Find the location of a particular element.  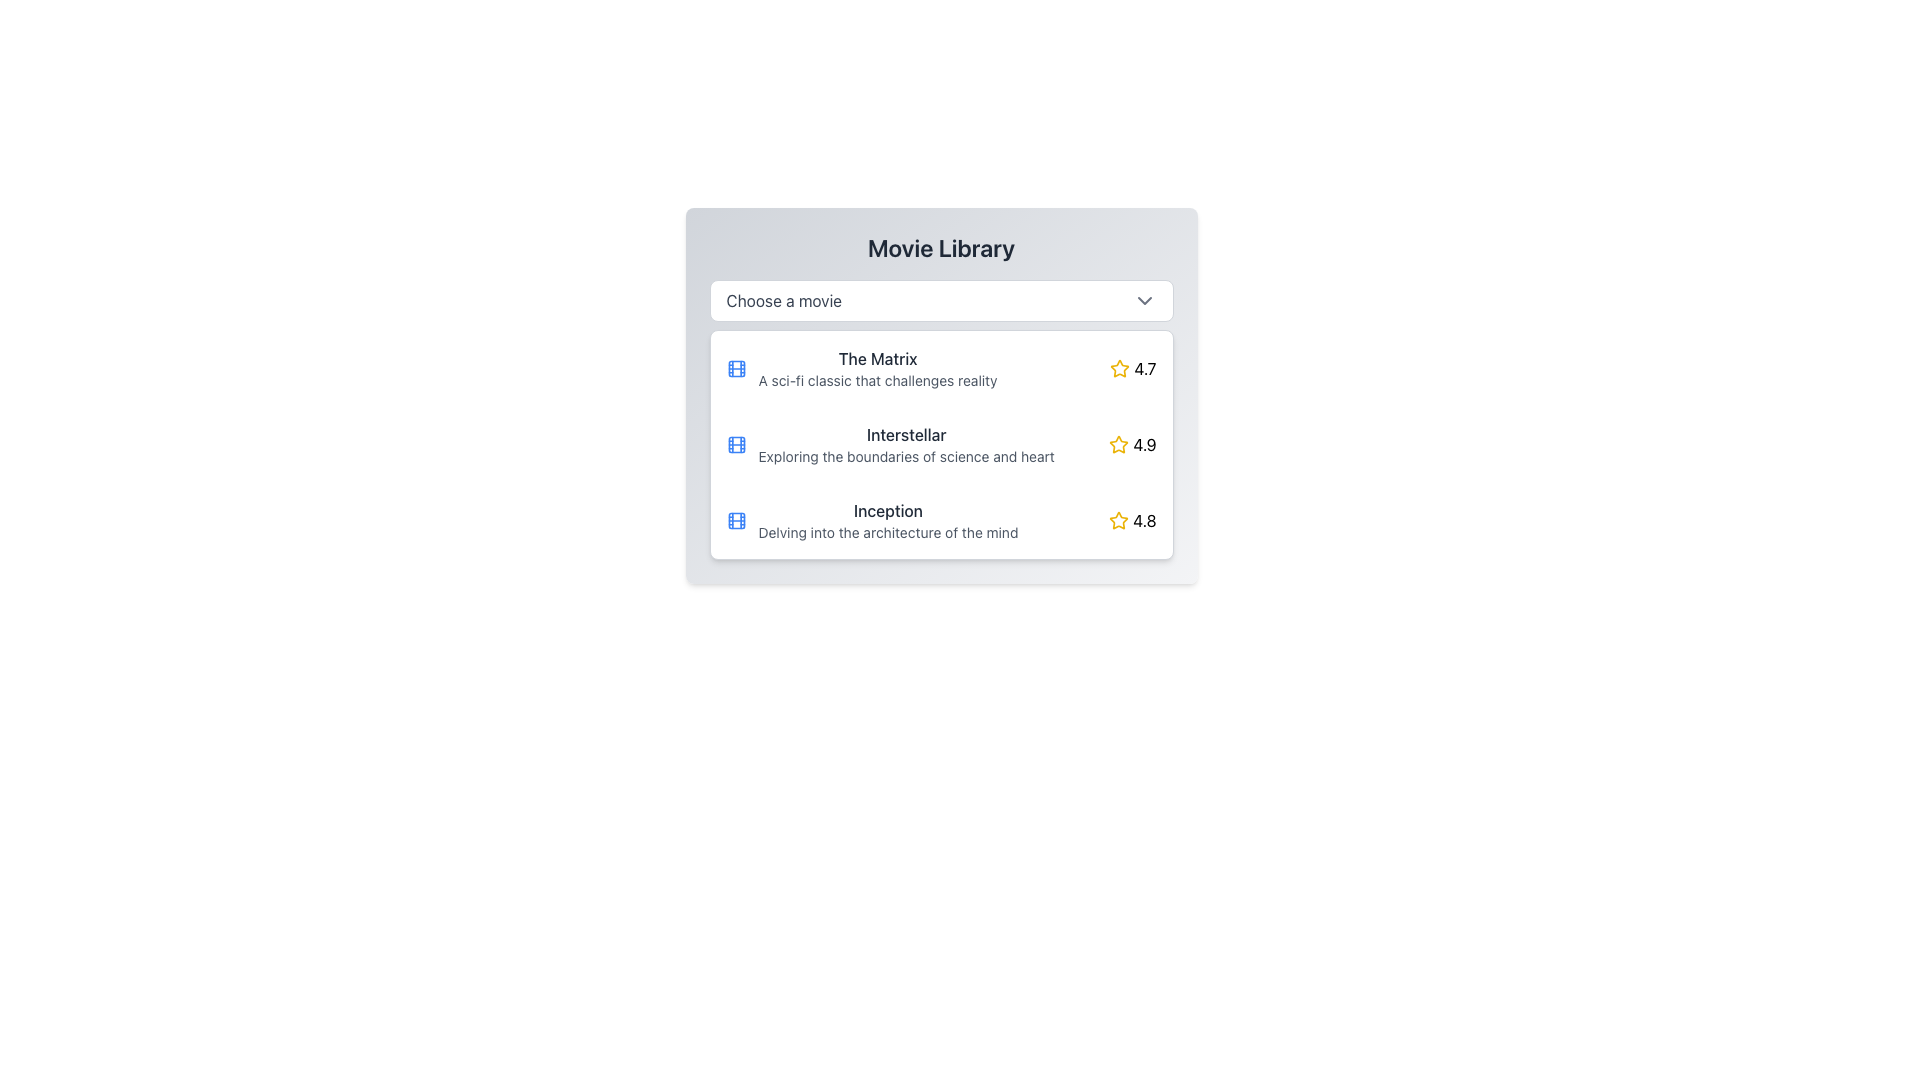

the second list item labeled 'Interstellar' in the movie library interface is located at coordinates (940, 443).